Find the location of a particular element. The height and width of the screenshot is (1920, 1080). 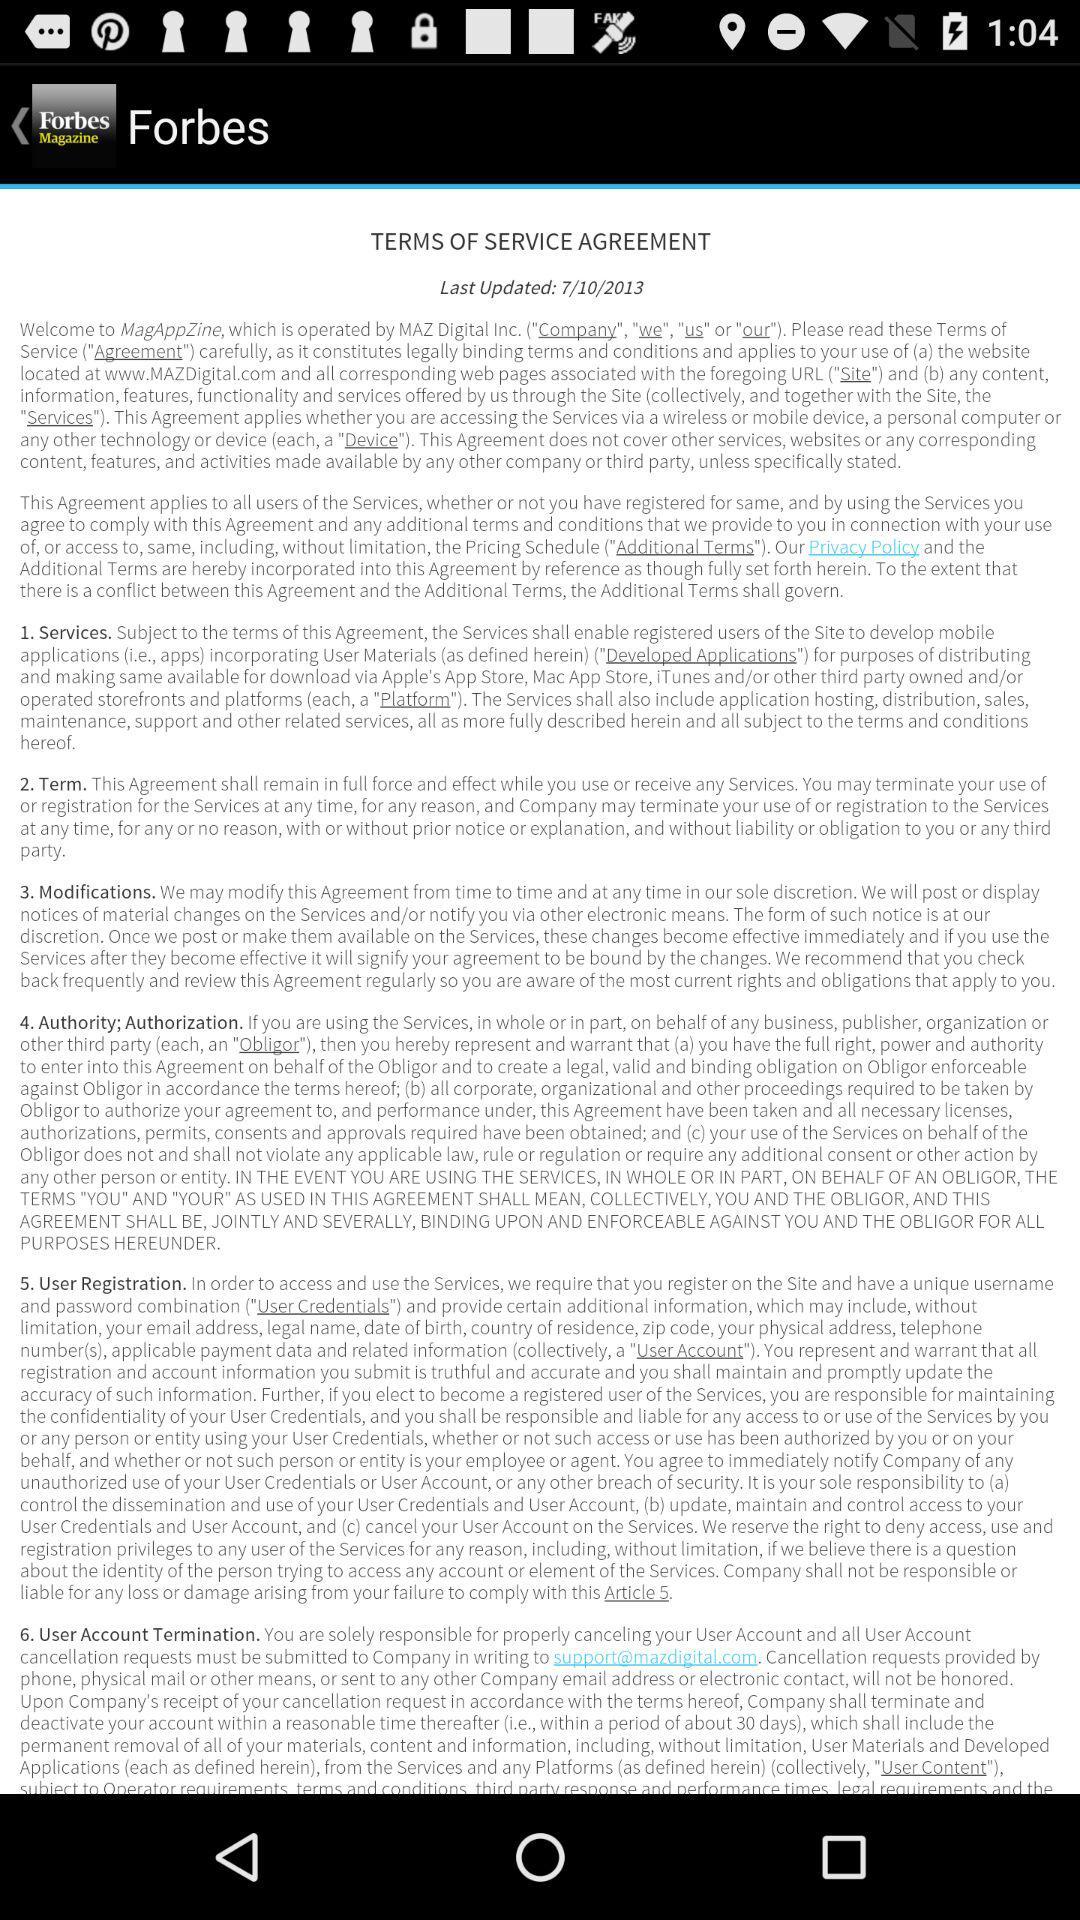

screen page is located at coordinates (540, 991).